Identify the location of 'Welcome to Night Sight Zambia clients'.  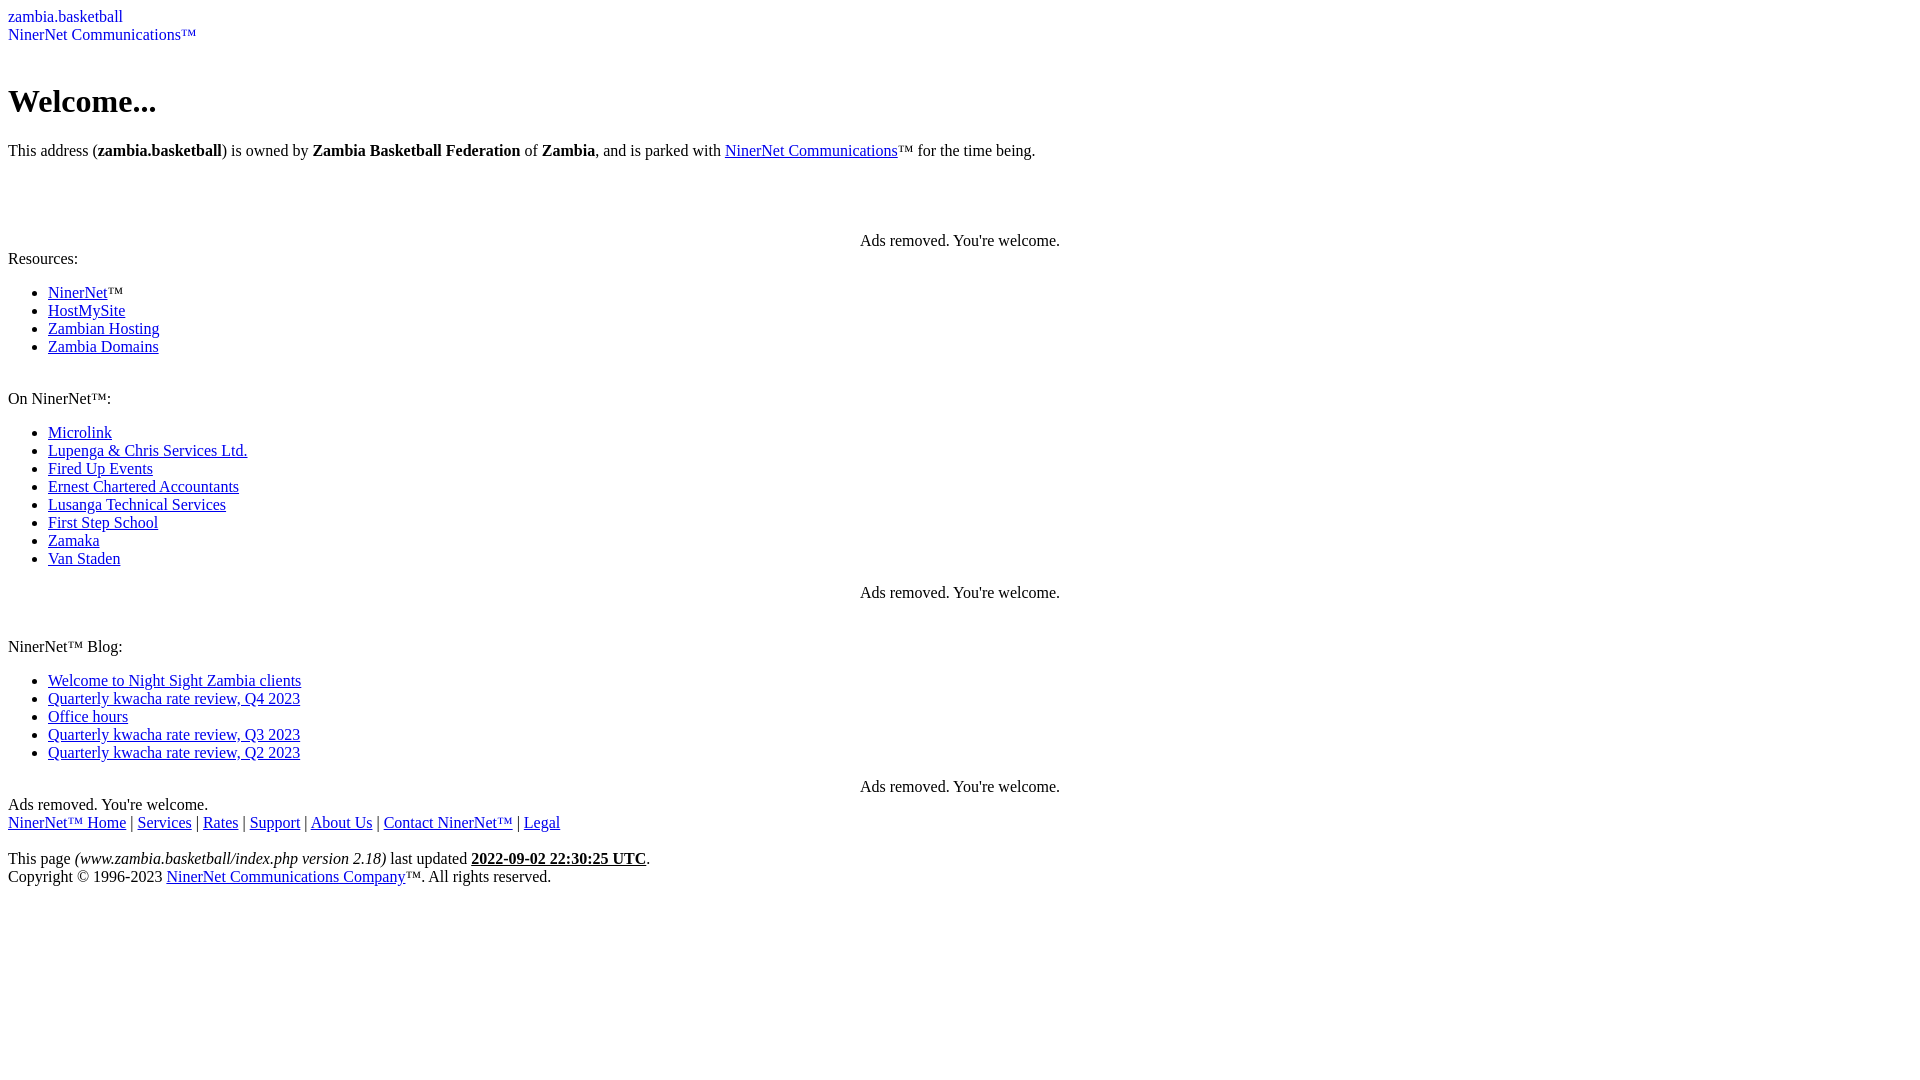
(174, 679).